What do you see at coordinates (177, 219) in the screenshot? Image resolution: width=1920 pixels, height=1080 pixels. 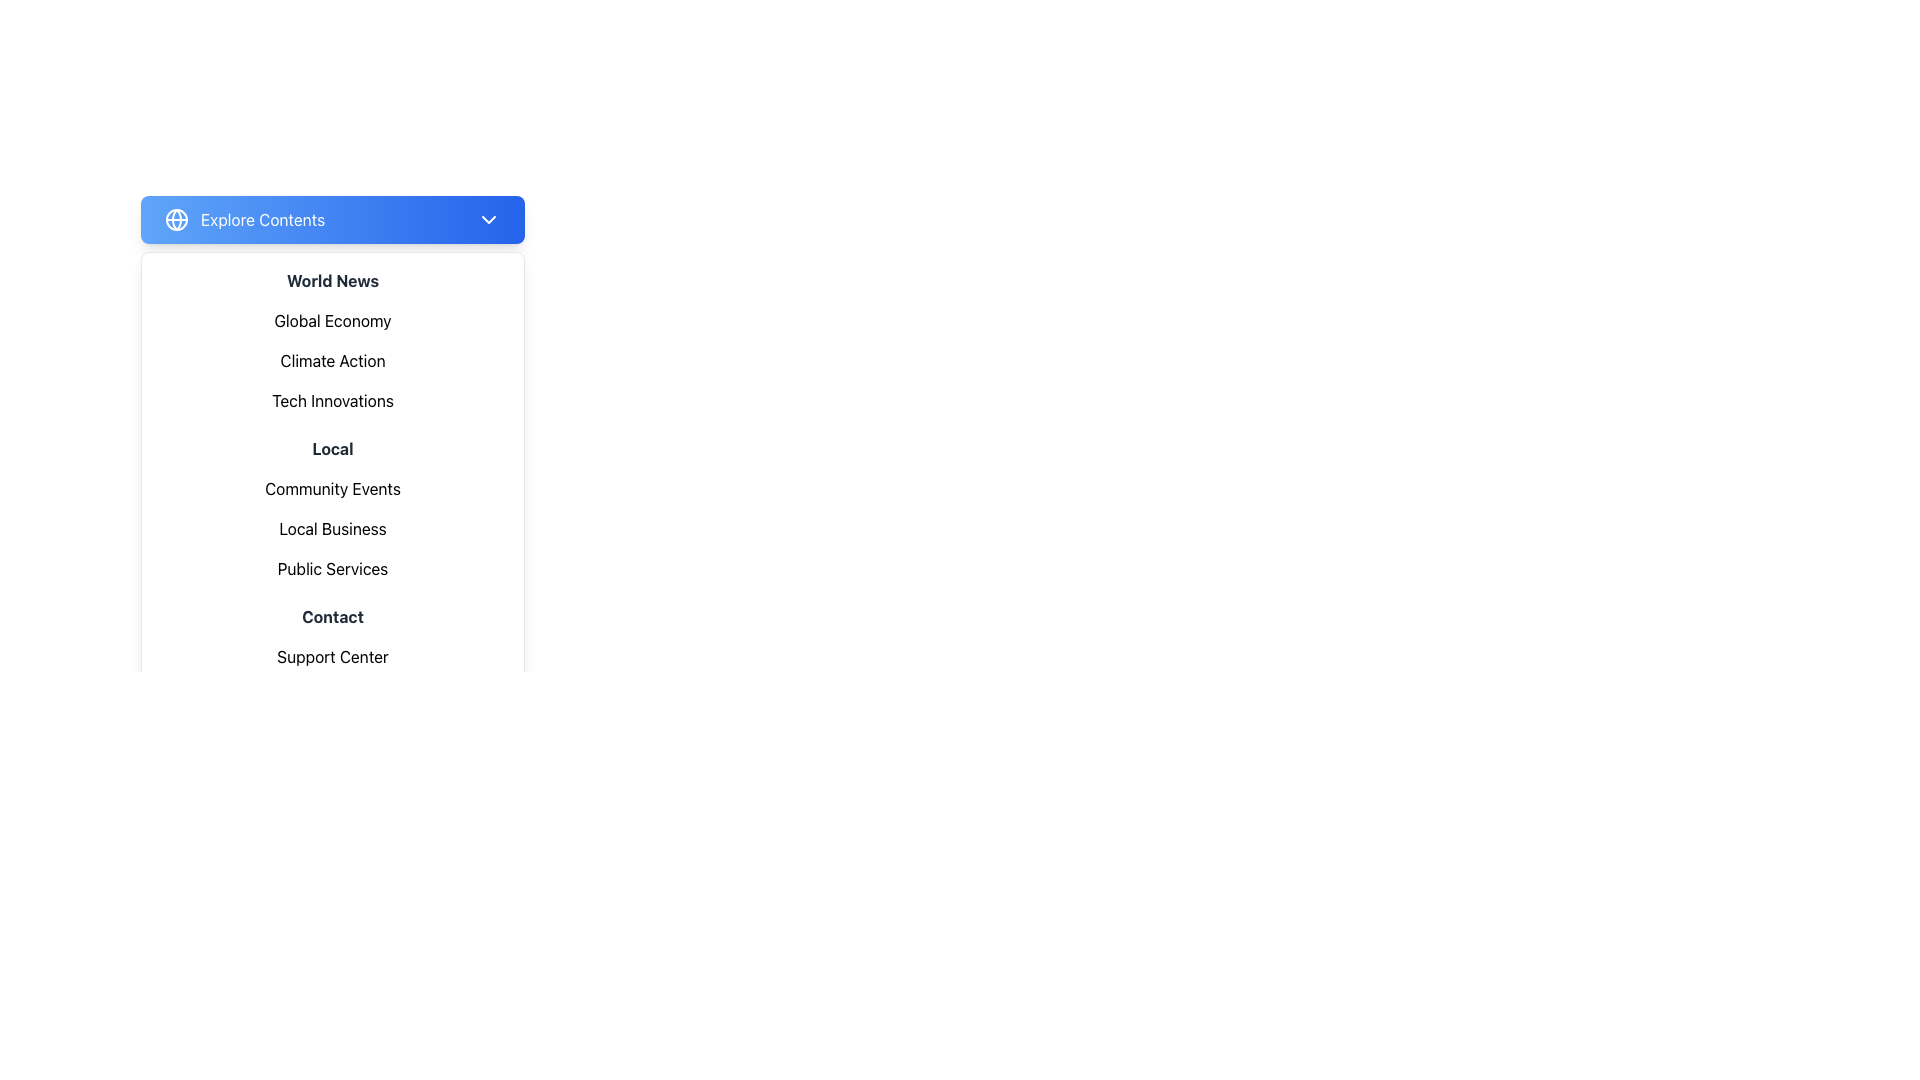 I see `the globe-shaped icon with a blue gradient background, located to the left of the 'Explore Contents' text in the header section` at bounding box center [177, 219].